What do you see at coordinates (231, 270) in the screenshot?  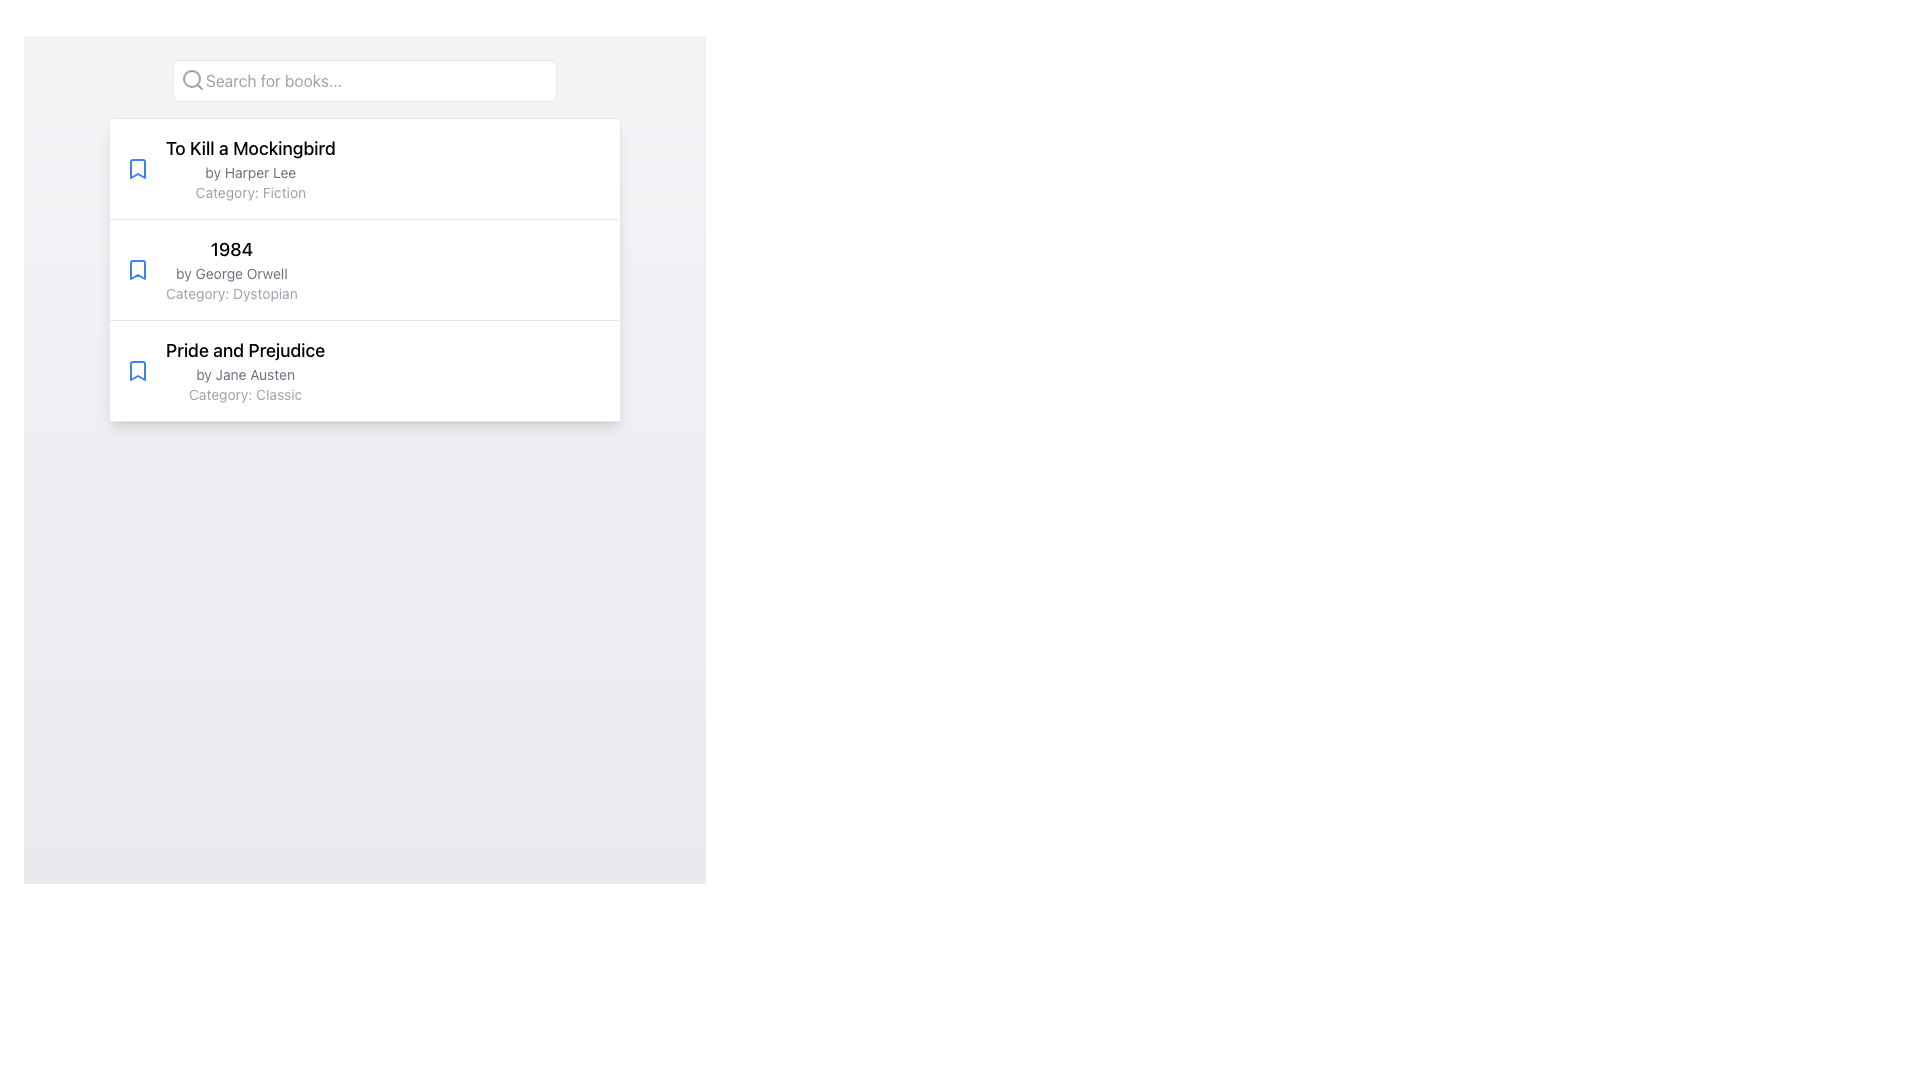 I see `the text content grouping displaying the title '1984', the author 'by George Orwell', and the category 'Category: Dystopian' located in the second row of the main content area` at bounding box center [231, 270].